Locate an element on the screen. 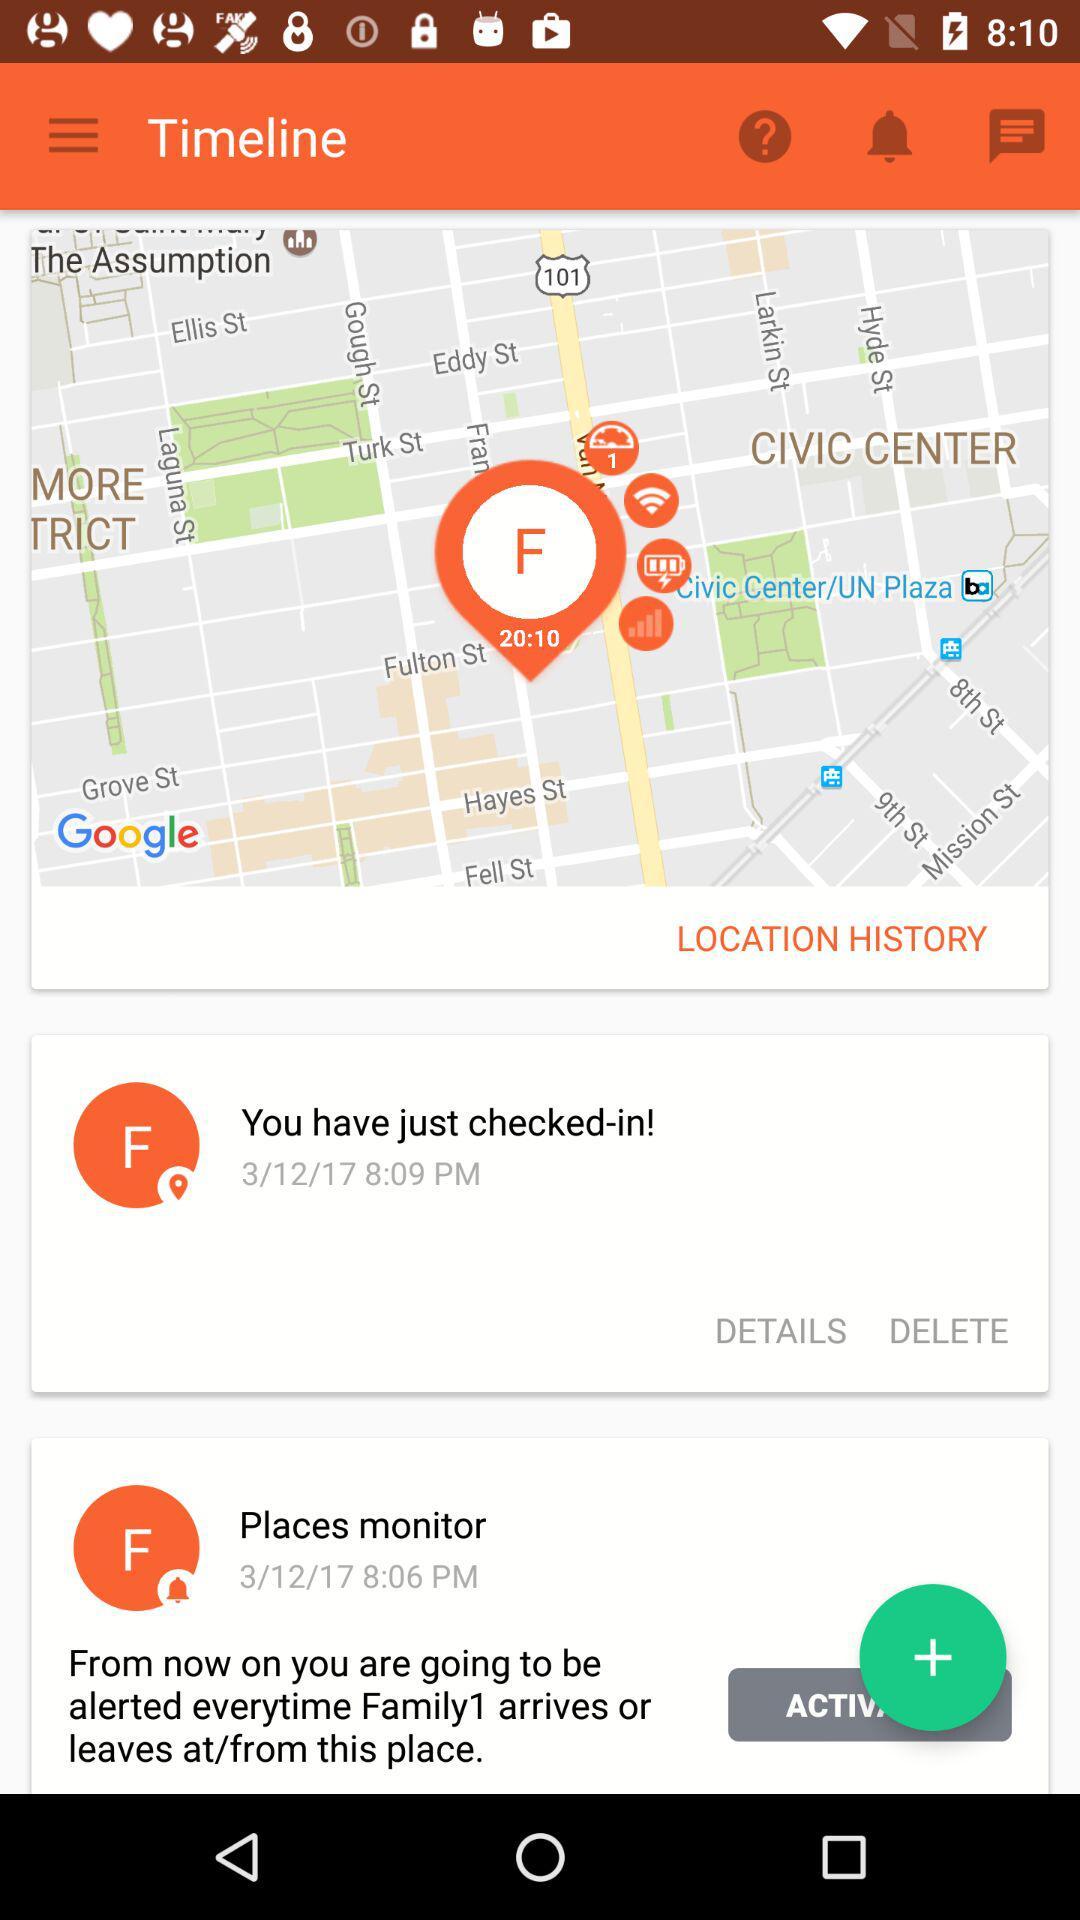 This screenshot has width=1080, height=1920. item above from now on icon is located at coordinates (177, 1588).